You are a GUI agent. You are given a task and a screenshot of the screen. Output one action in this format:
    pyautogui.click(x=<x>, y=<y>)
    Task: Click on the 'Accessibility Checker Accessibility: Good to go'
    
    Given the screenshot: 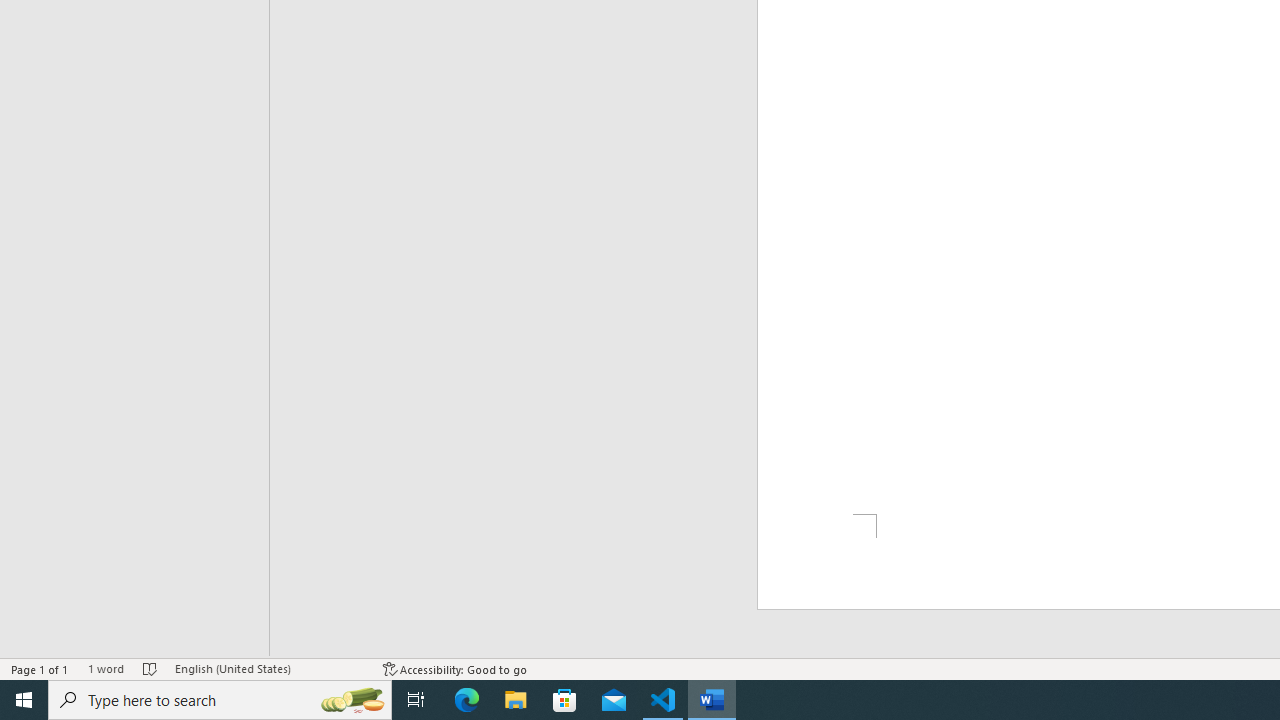 What is the action you would take?
    pyautogui.click(x=454, y=669)
    